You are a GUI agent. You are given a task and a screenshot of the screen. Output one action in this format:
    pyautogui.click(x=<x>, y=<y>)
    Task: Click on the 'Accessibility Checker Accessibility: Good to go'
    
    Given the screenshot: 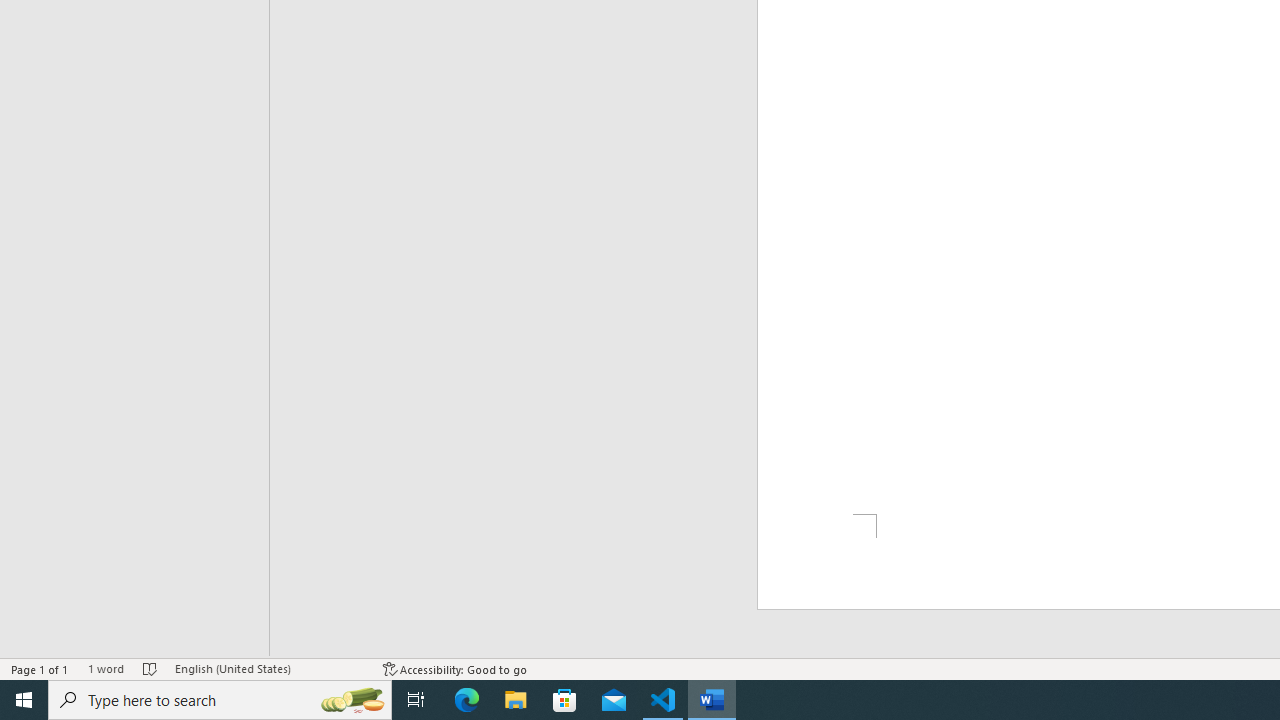 What is the action you would take?
    pyautogui.click(x=454, y=669)
    